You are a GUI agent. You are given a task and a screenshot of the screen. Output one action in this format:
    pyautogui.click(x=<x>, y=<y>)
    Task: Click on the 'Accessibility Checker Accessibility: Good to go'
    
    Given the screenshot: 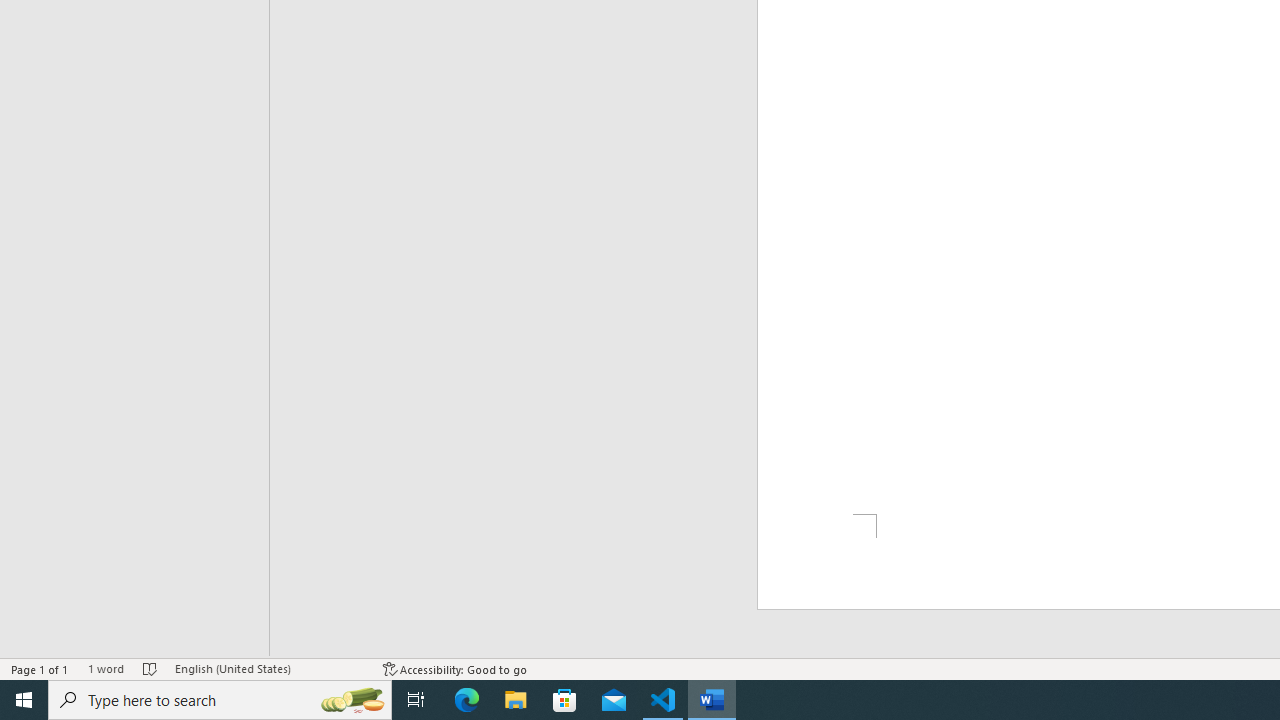 What is the action you would take?
    pyautogui.click(x=454, y=669)
    